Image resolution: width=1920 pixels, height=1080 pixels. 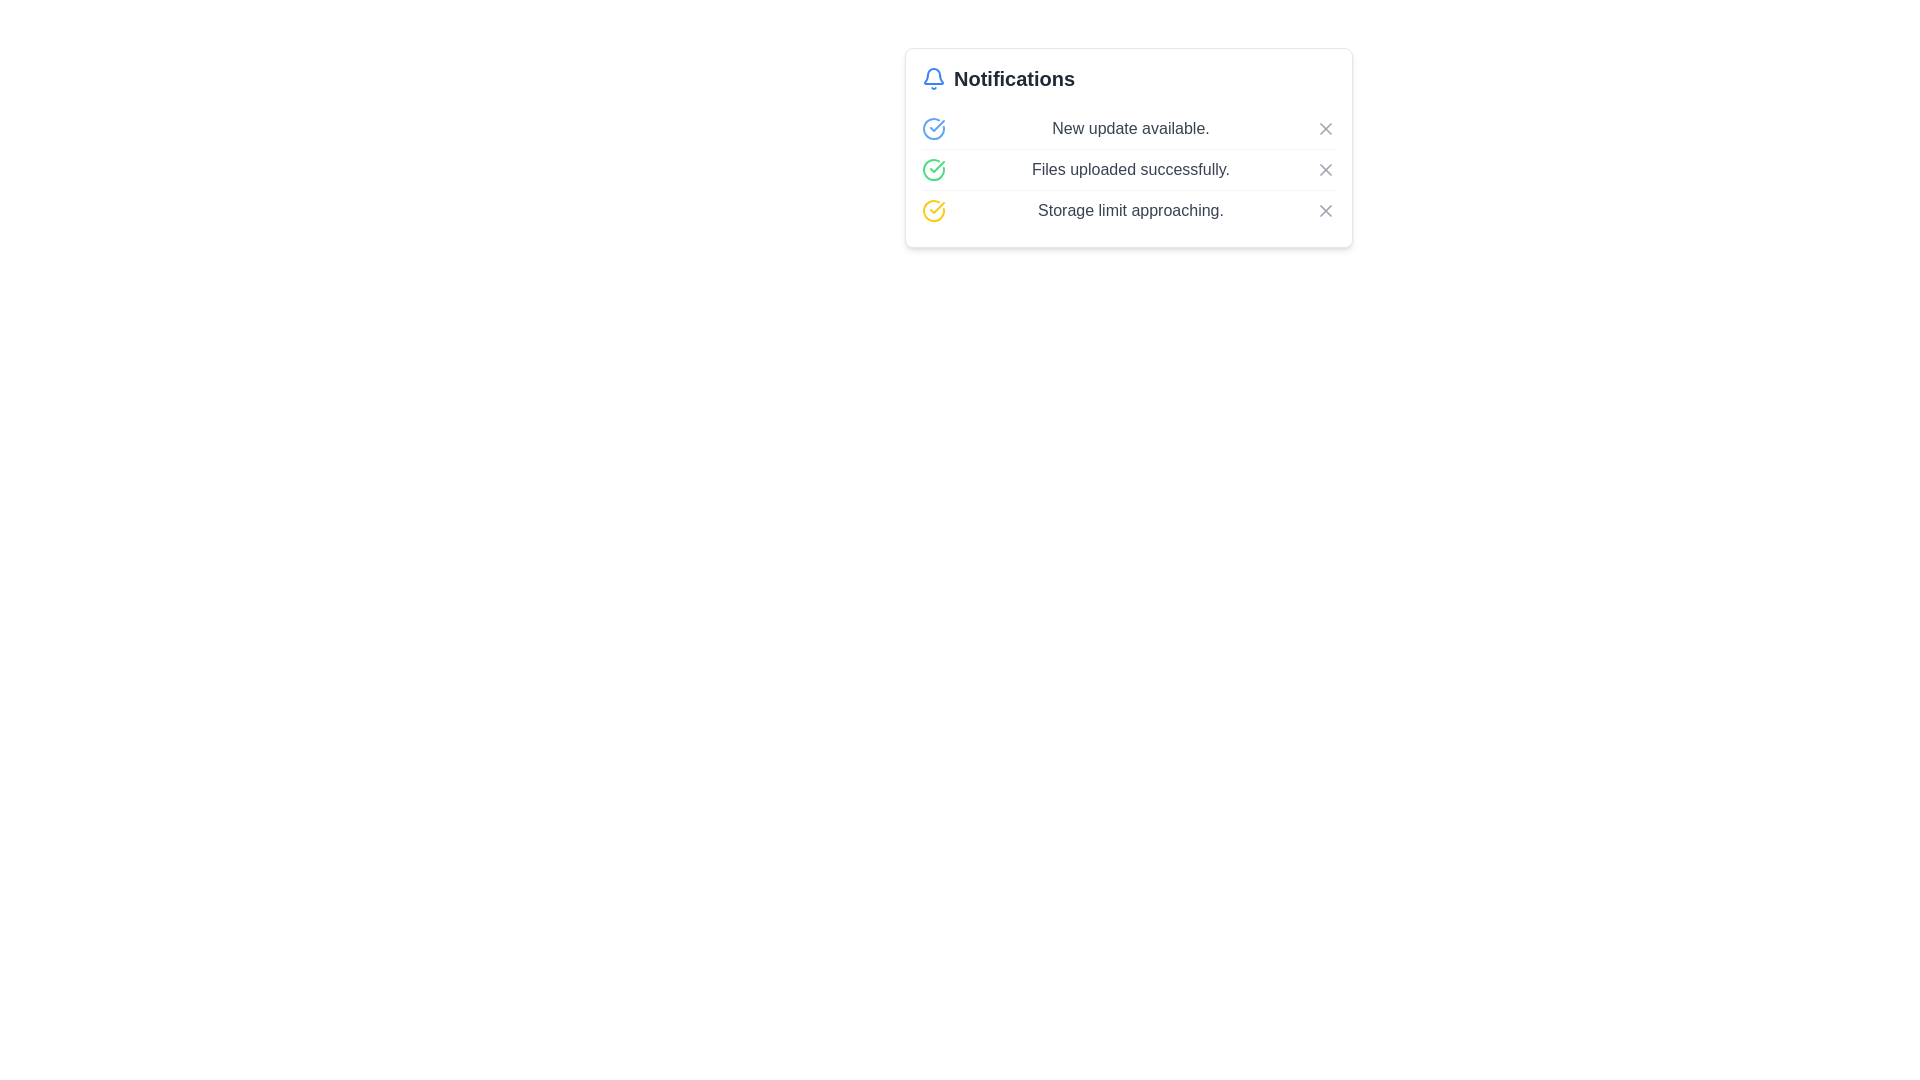 What do you see at coordinates (1325, 168) in the screenshot?
I see `the Close icon segment located to the right of the text 'Files uploaded successfully' in the notification panel` at bounding box center [1325, 168].